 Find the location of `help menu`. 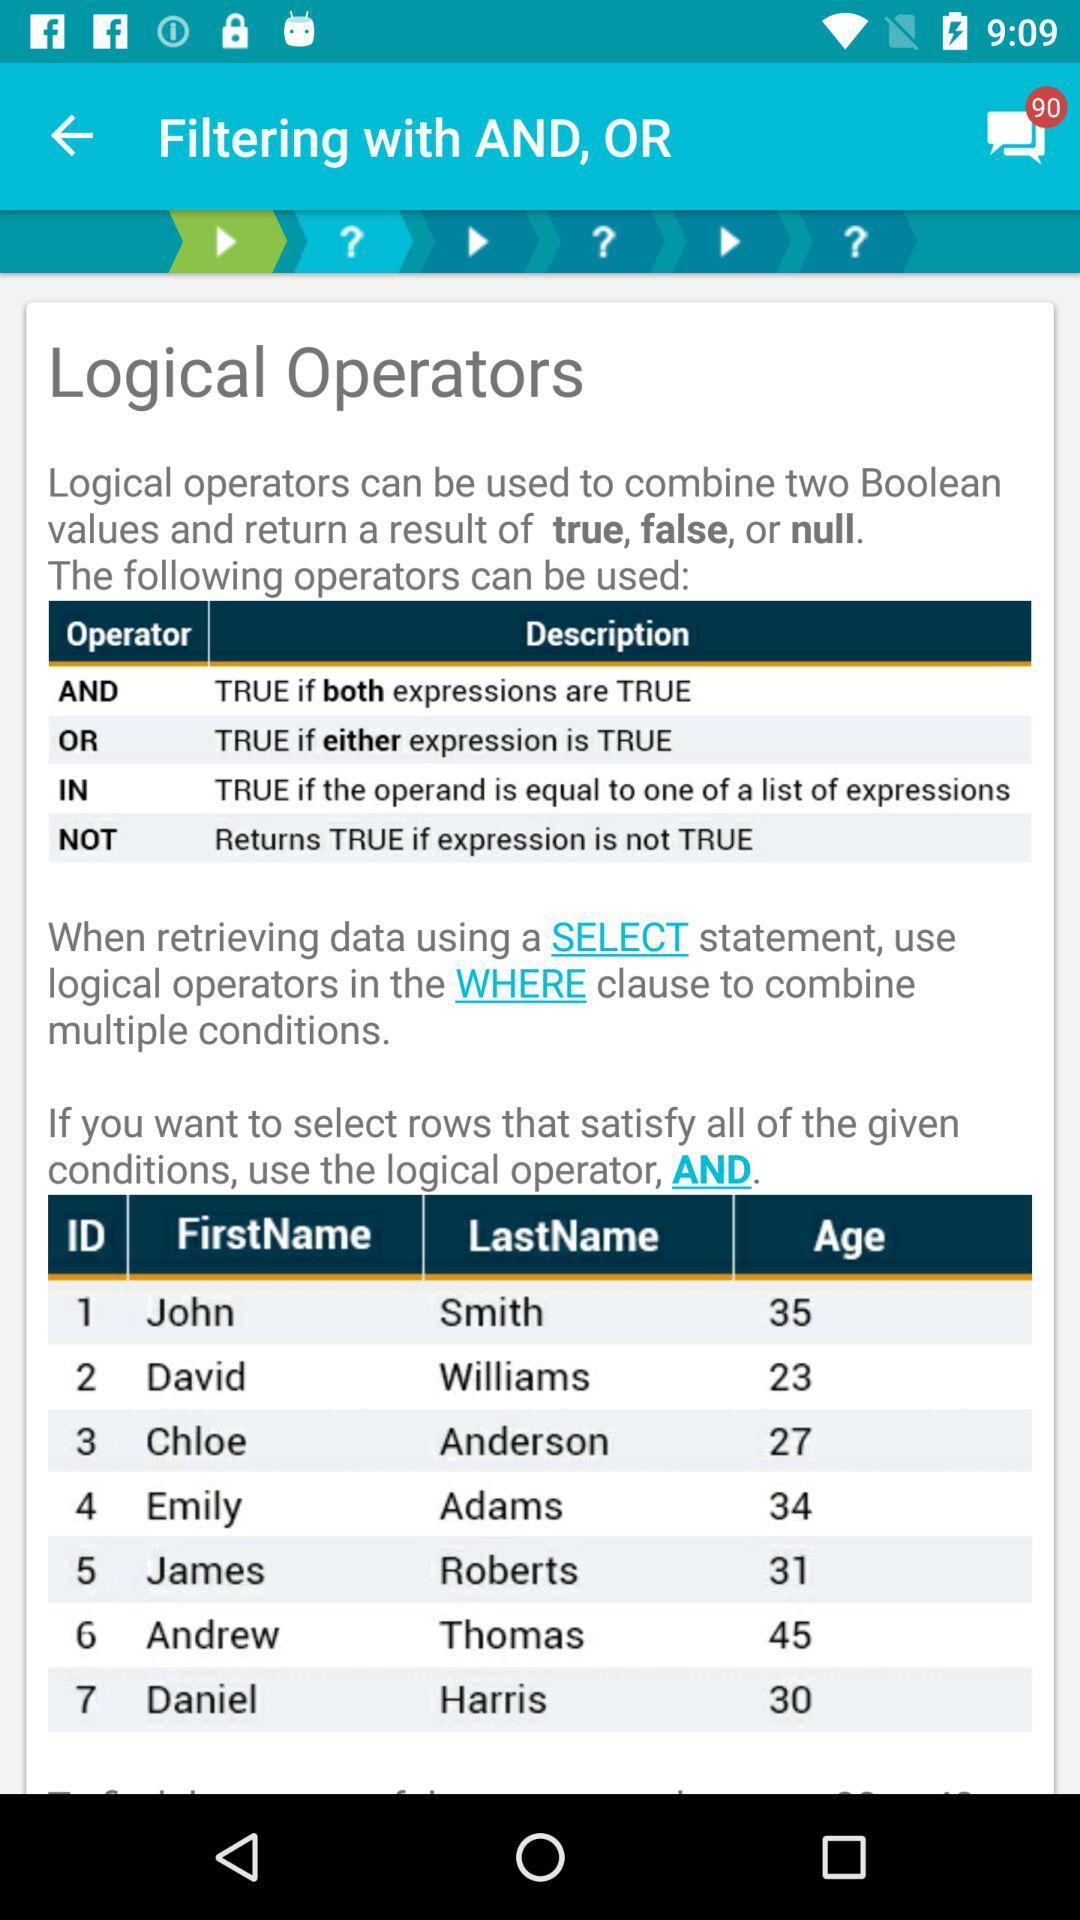

help menu is located at coordinates (855, 240).